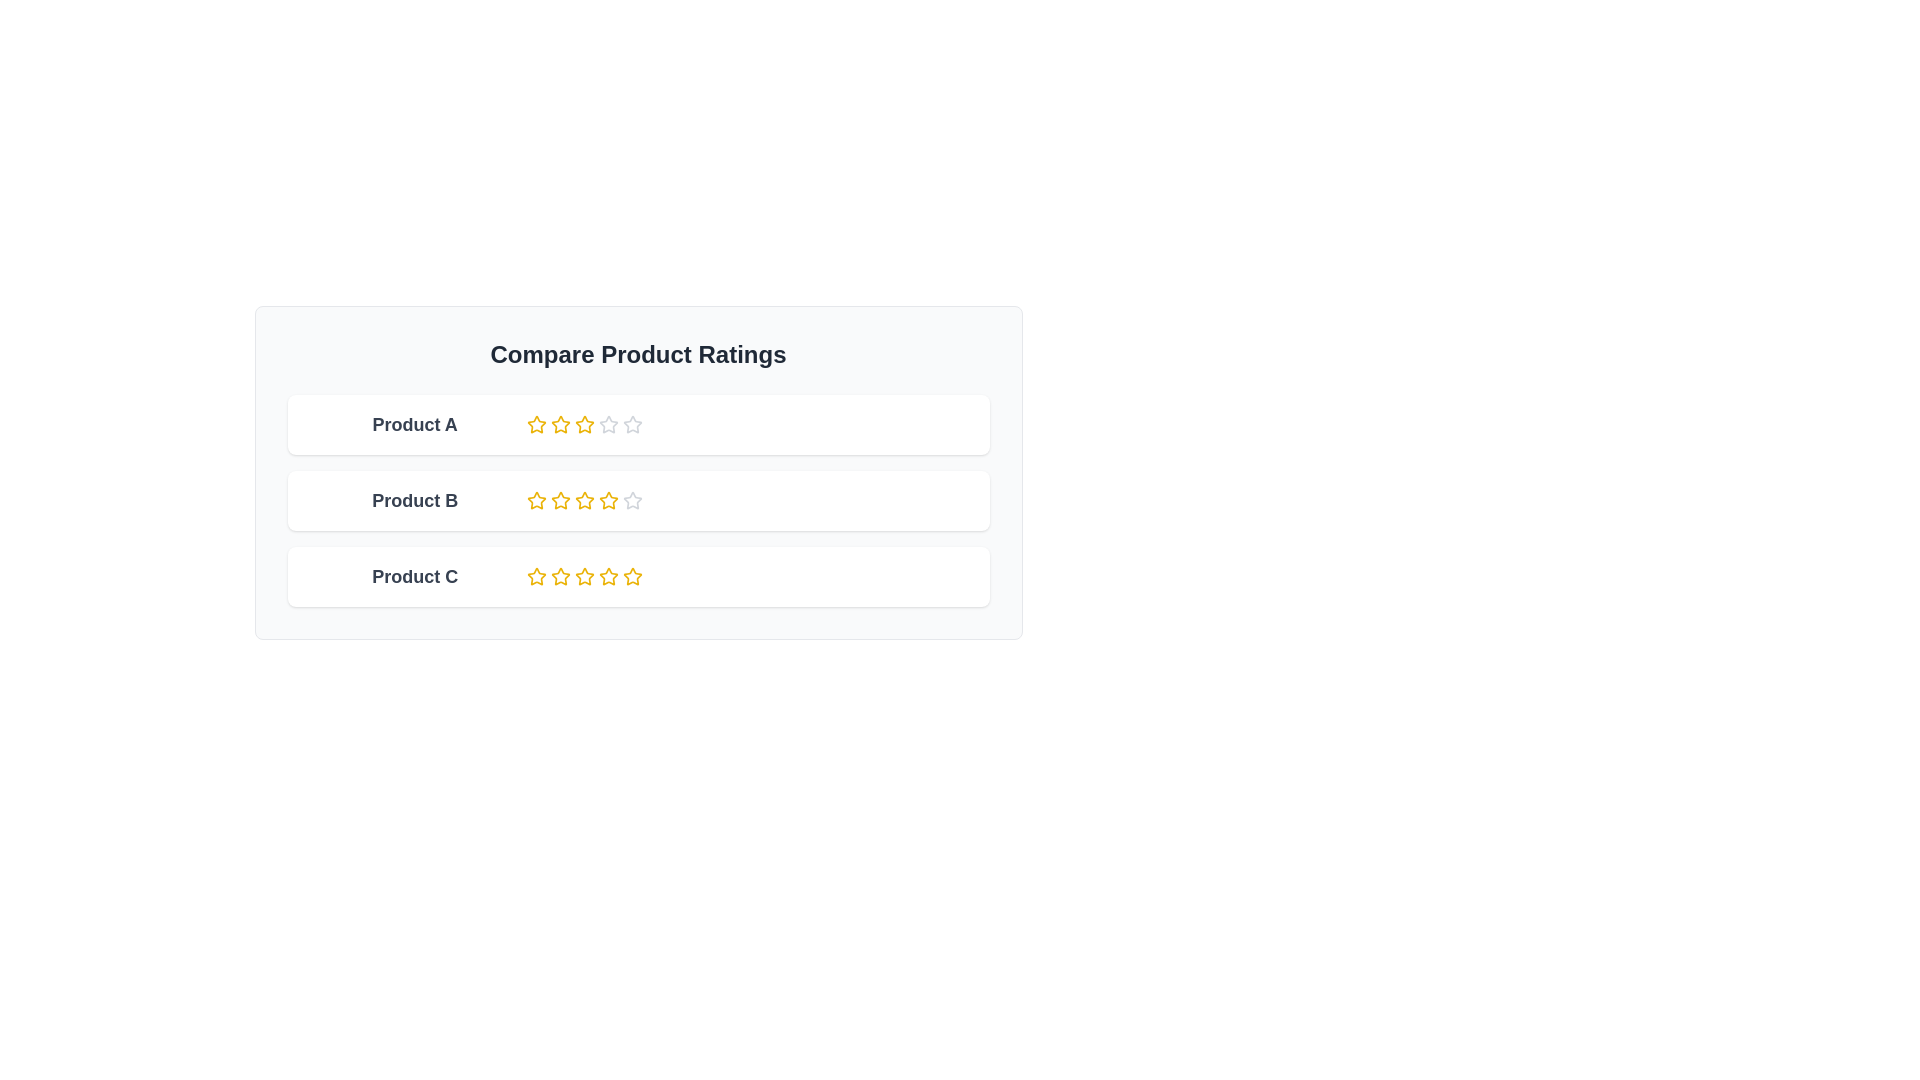 The image size is (1920, 1080). What do you see at coordinates (560, 576) in the screenshot?
I see `the fourth star in the five-star rating for 'Product C' to rate it` at bounding box center [560, 576].